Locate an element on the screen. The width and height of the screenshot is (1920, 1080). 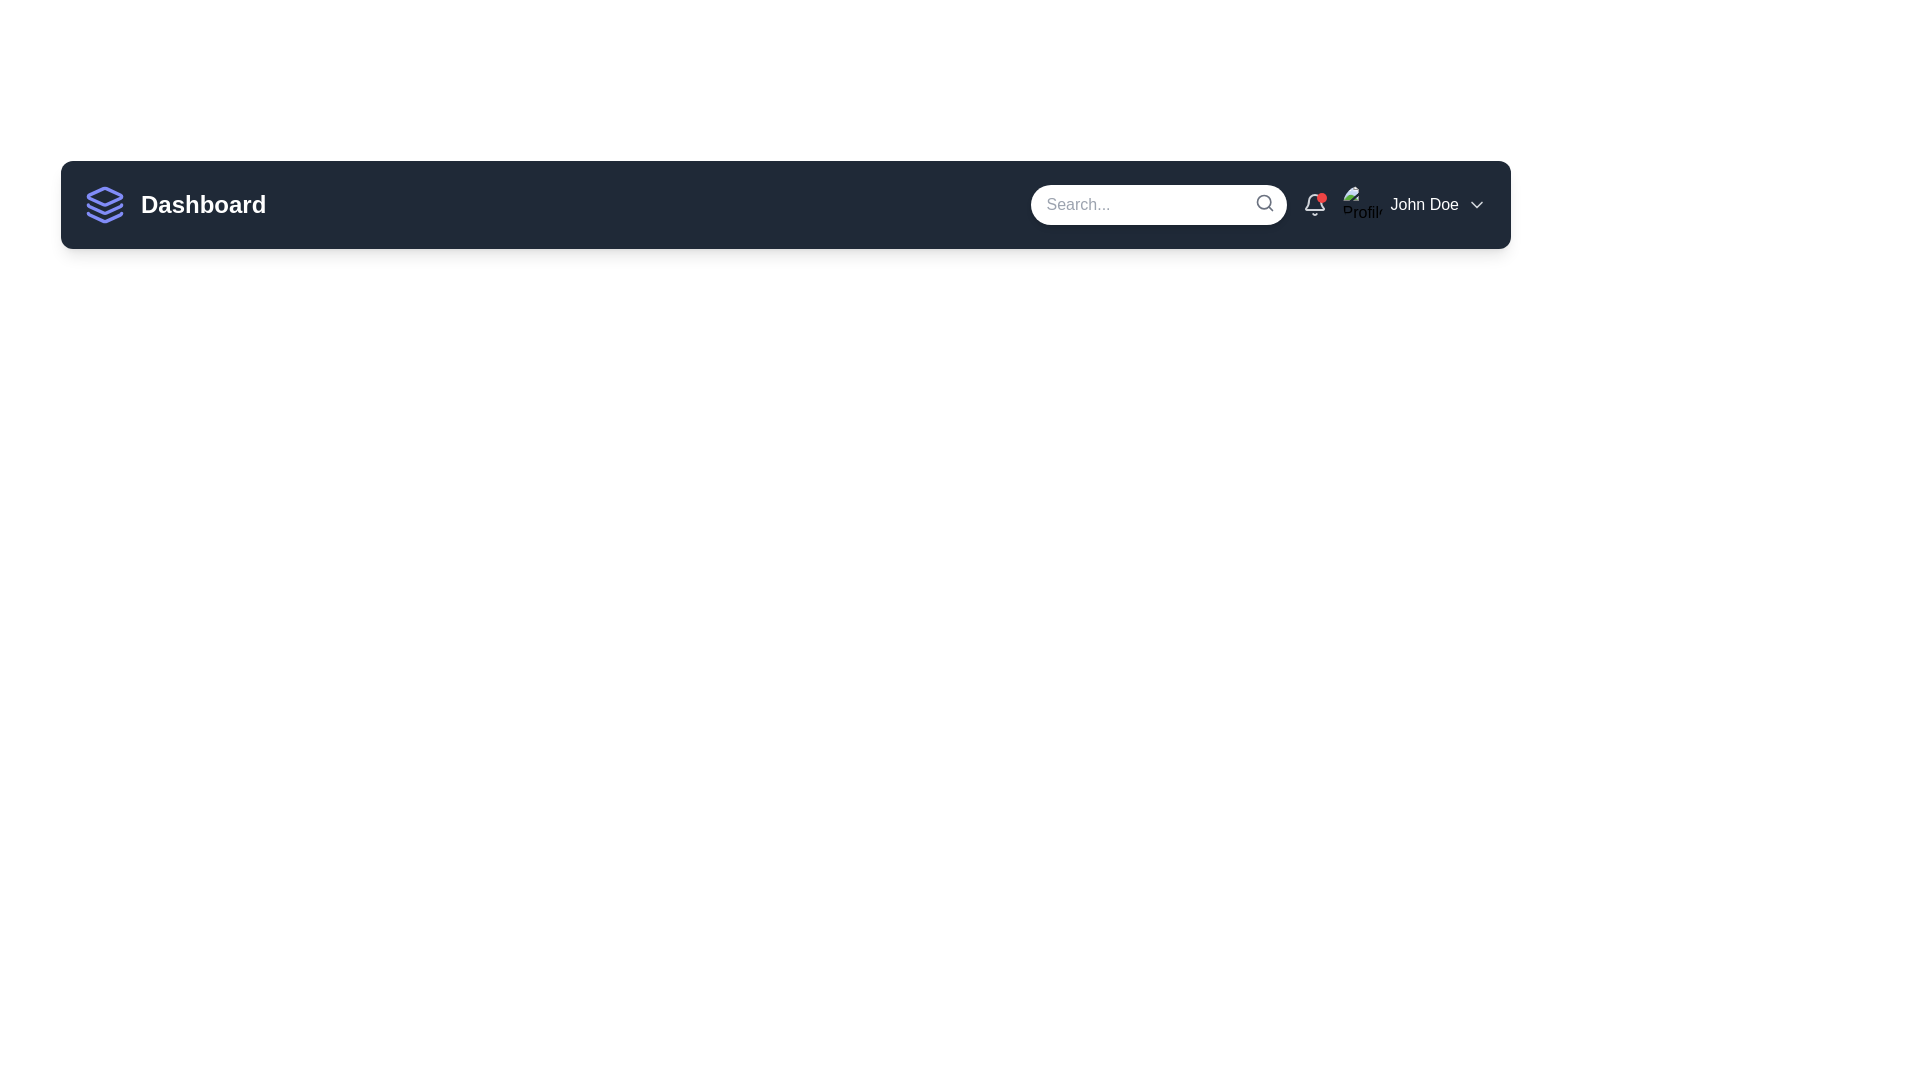
the downwards-pointing gray chevron icon adjacent to the text 'John Doe' is located at coordinates (1477, 204).